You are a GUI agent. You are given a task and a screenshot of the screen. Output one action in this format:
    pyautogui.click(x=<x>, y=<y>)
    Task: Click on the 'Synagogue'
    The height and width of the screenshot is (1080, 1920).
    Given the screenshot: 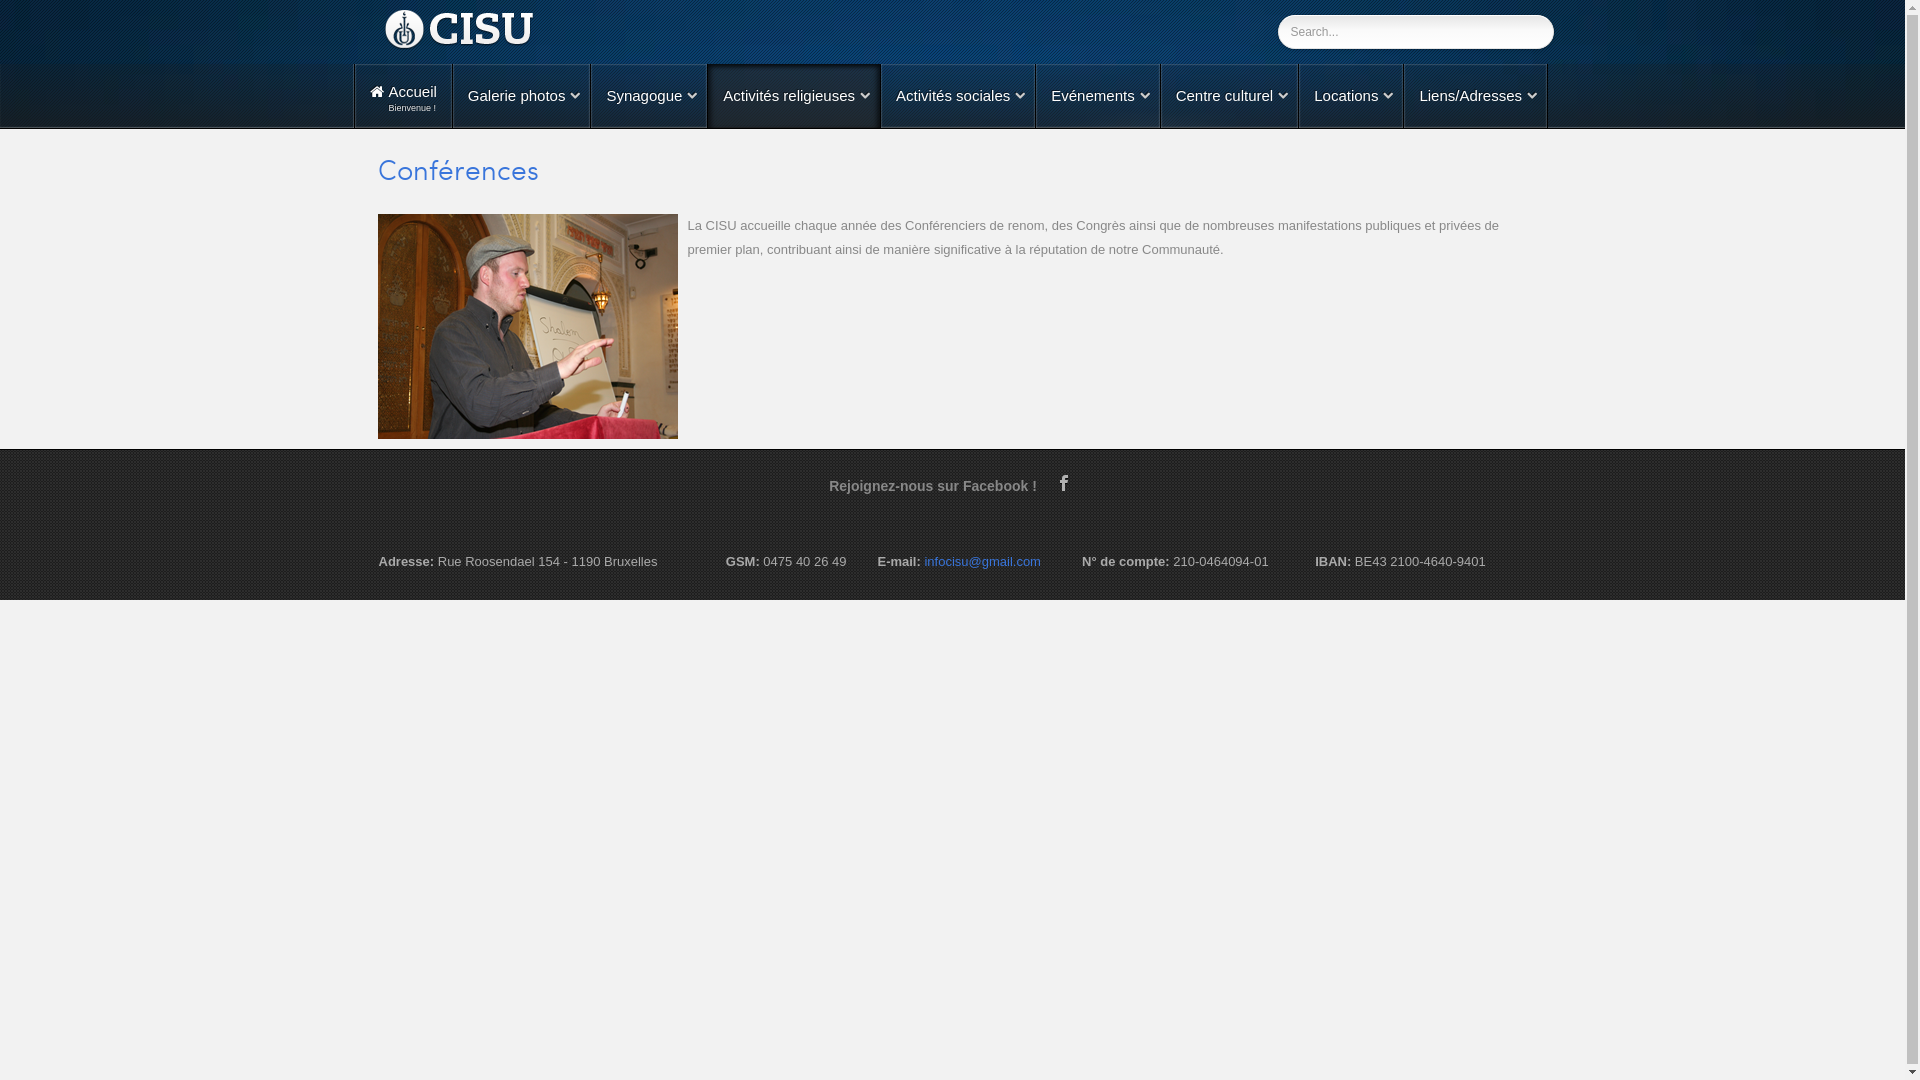 What is the action you would take?
    pyautogui.click(x=648, y=96)
    